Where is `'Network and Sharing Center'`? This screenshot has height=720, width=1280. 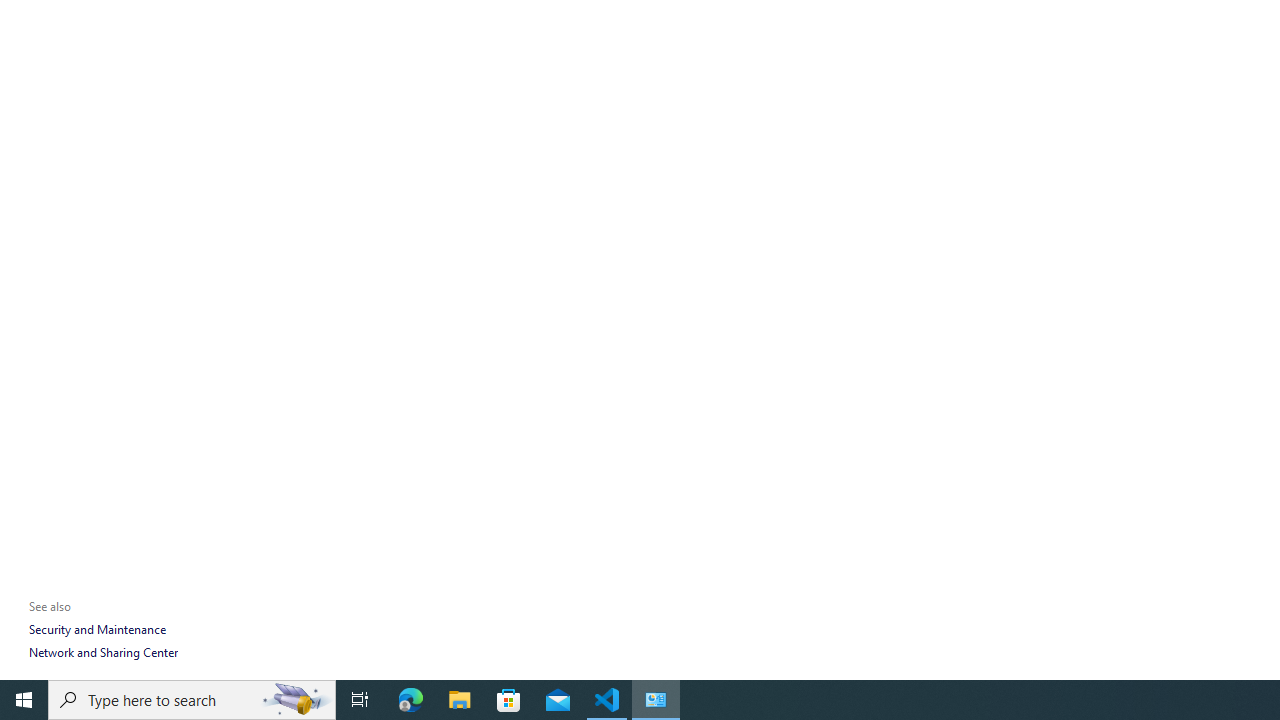 'Network and Sharing Center' is located at coordinates (102, 652).